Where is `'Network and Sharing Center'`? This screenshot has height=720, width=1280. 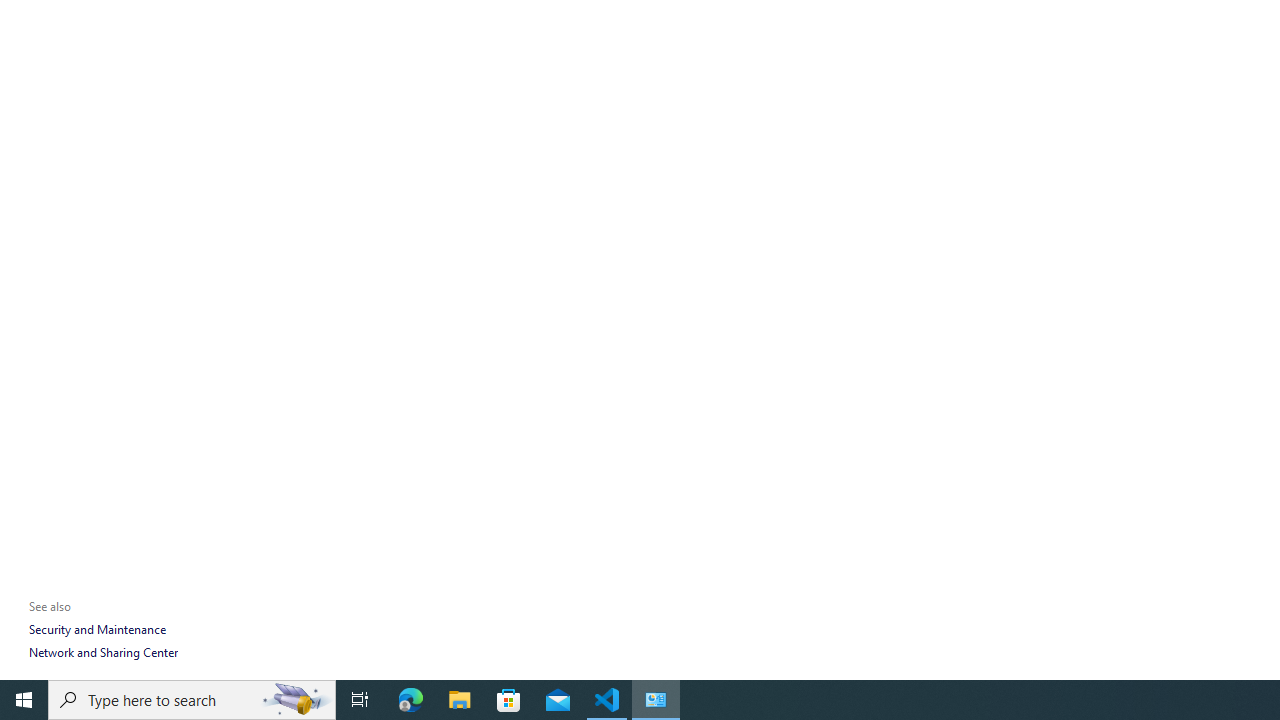 'Network and Sharing Center' is located at coordinates (102, 652).